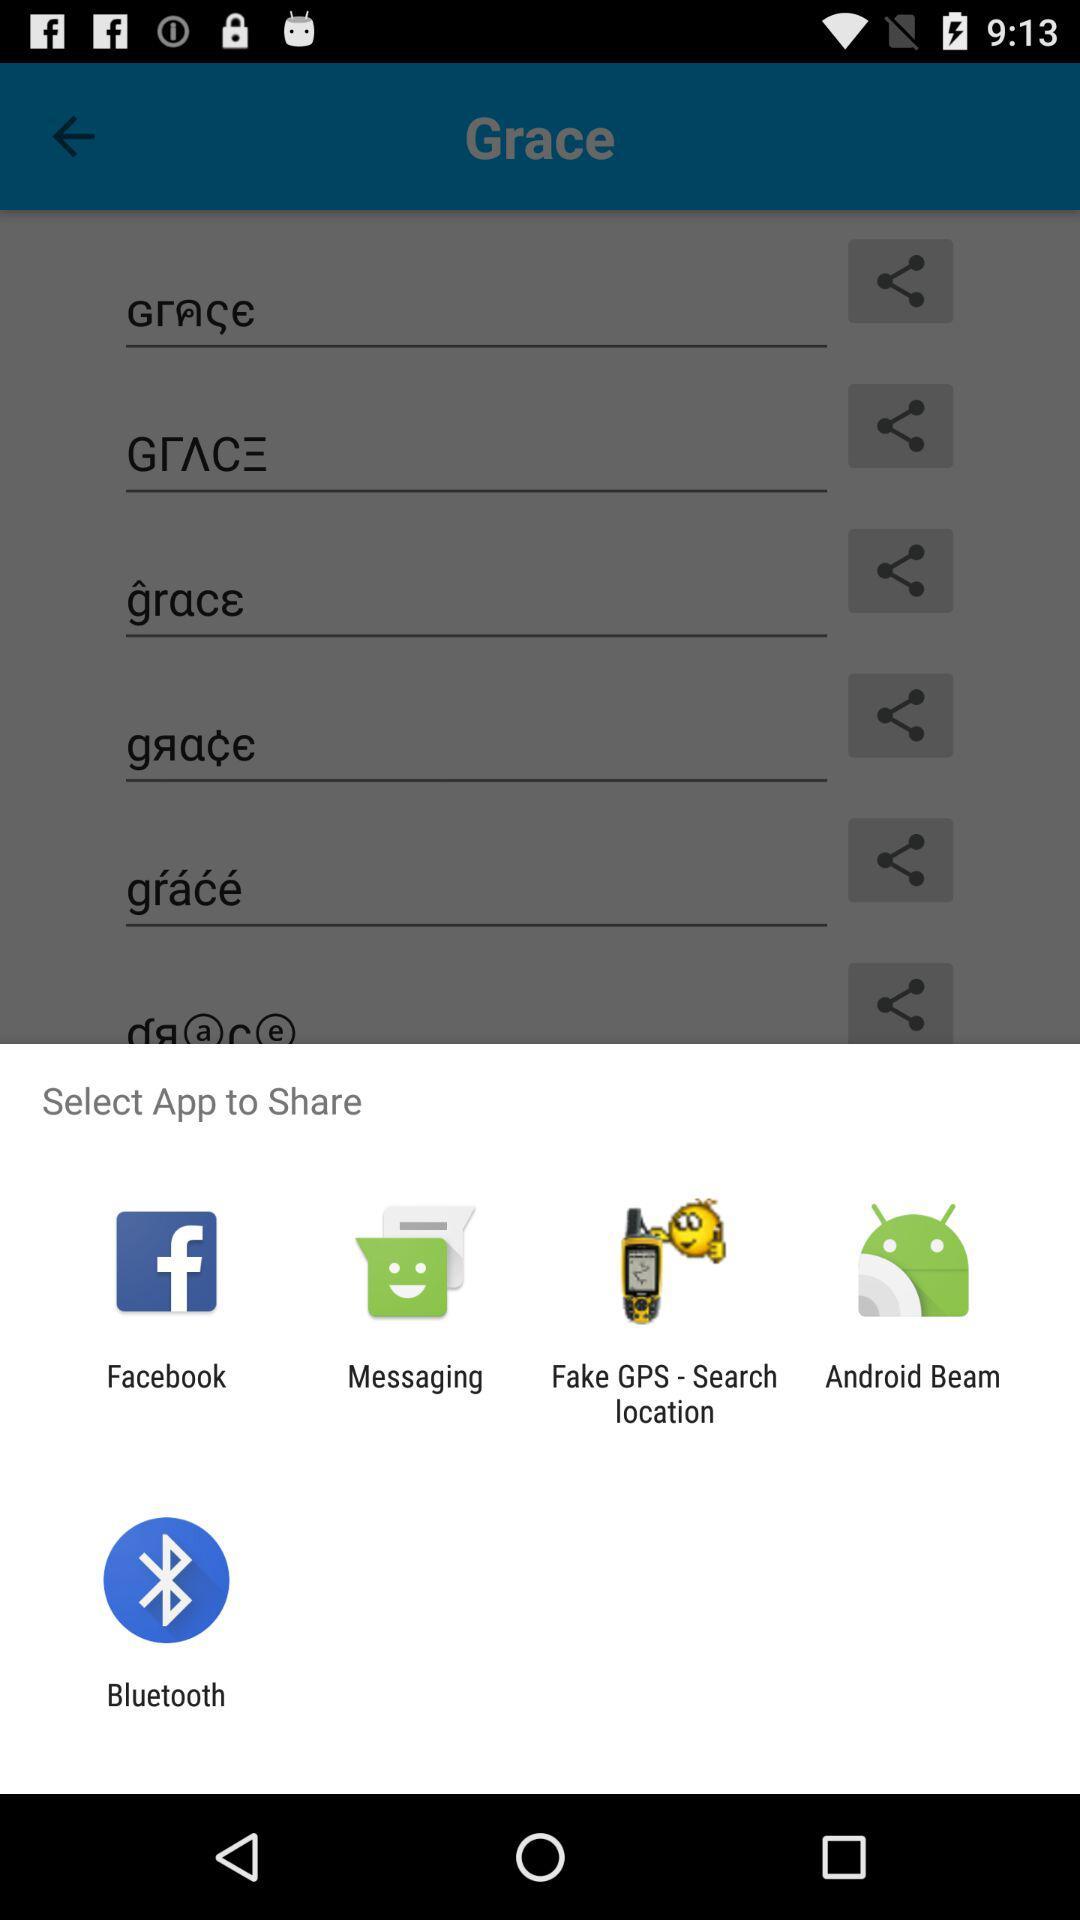  What do you see at coordinates (913, 1392) in the screenshot?
I see `icon at the bottom right corner` at bounding box center [913, 1392].